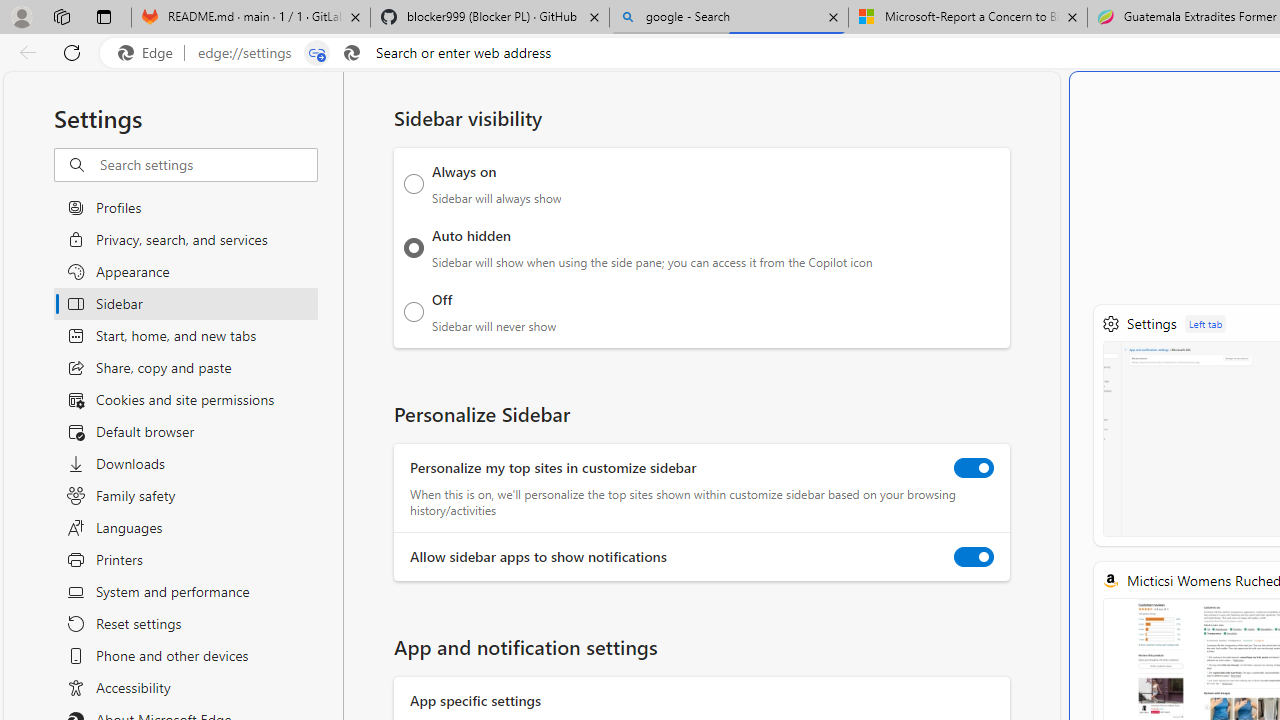 The image size is (1280, 720). What do you see at coordinates (967, 17) in the screenshot?
I see `'Microsoft-Report a Concern to Bing'` at bounding box center [967, 17].